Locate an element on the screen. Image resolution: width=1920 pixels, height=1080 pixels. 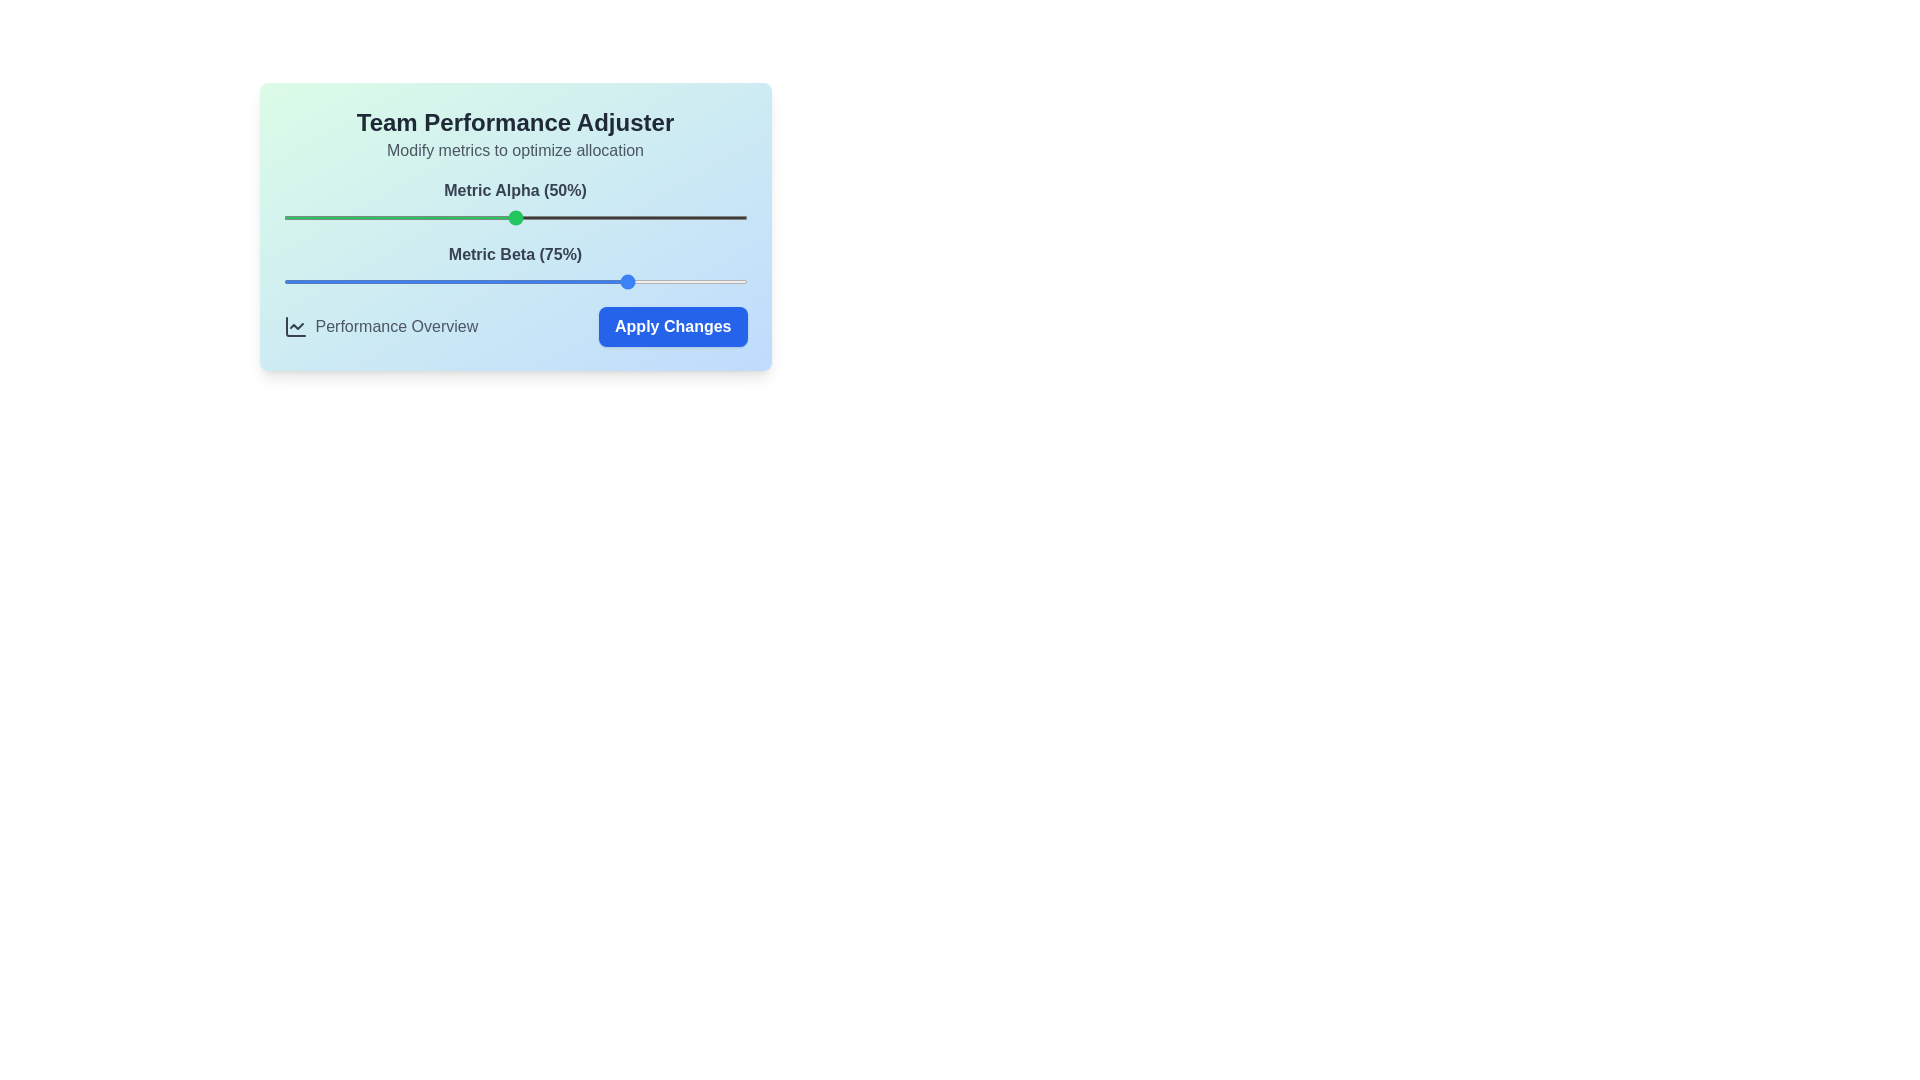
the Metric Alpha slider to set its value to 1 is located at coordinates (287, 218).